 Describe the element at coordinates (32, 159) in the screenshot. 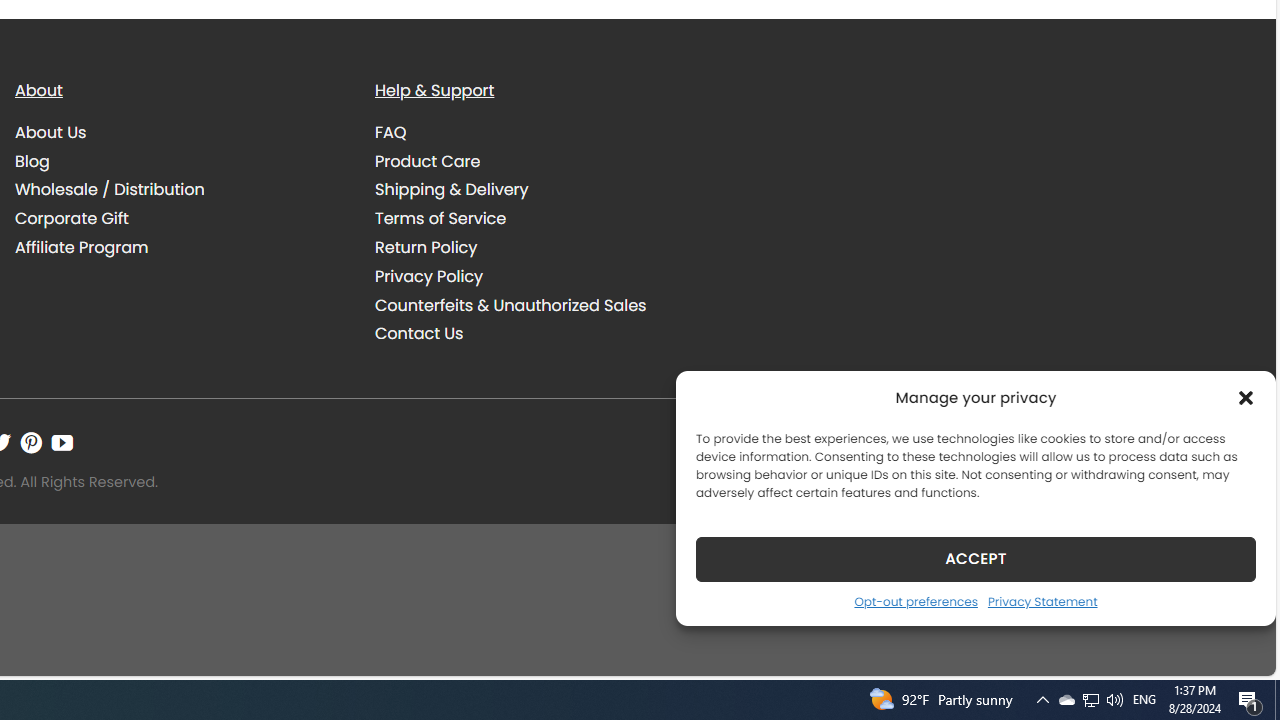

I see `'Blog'` at that location.